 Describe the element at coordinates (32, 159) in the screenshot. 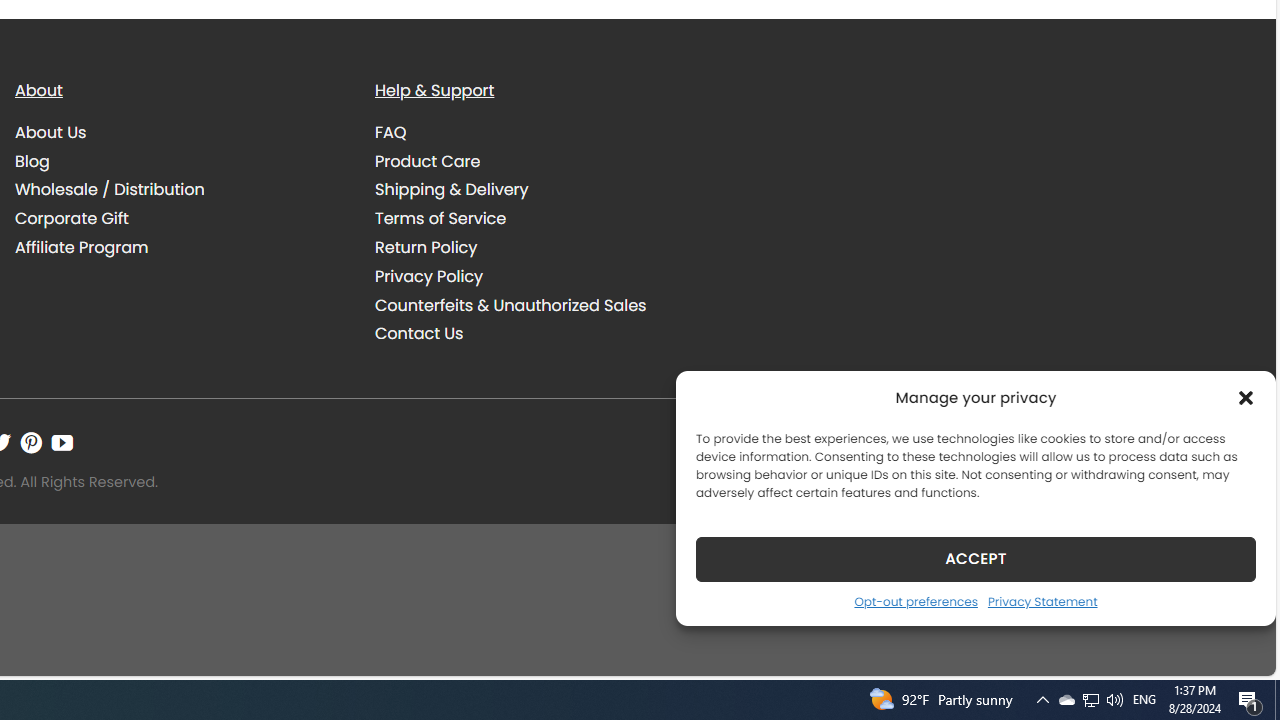

I see `'Blog'` at that location.